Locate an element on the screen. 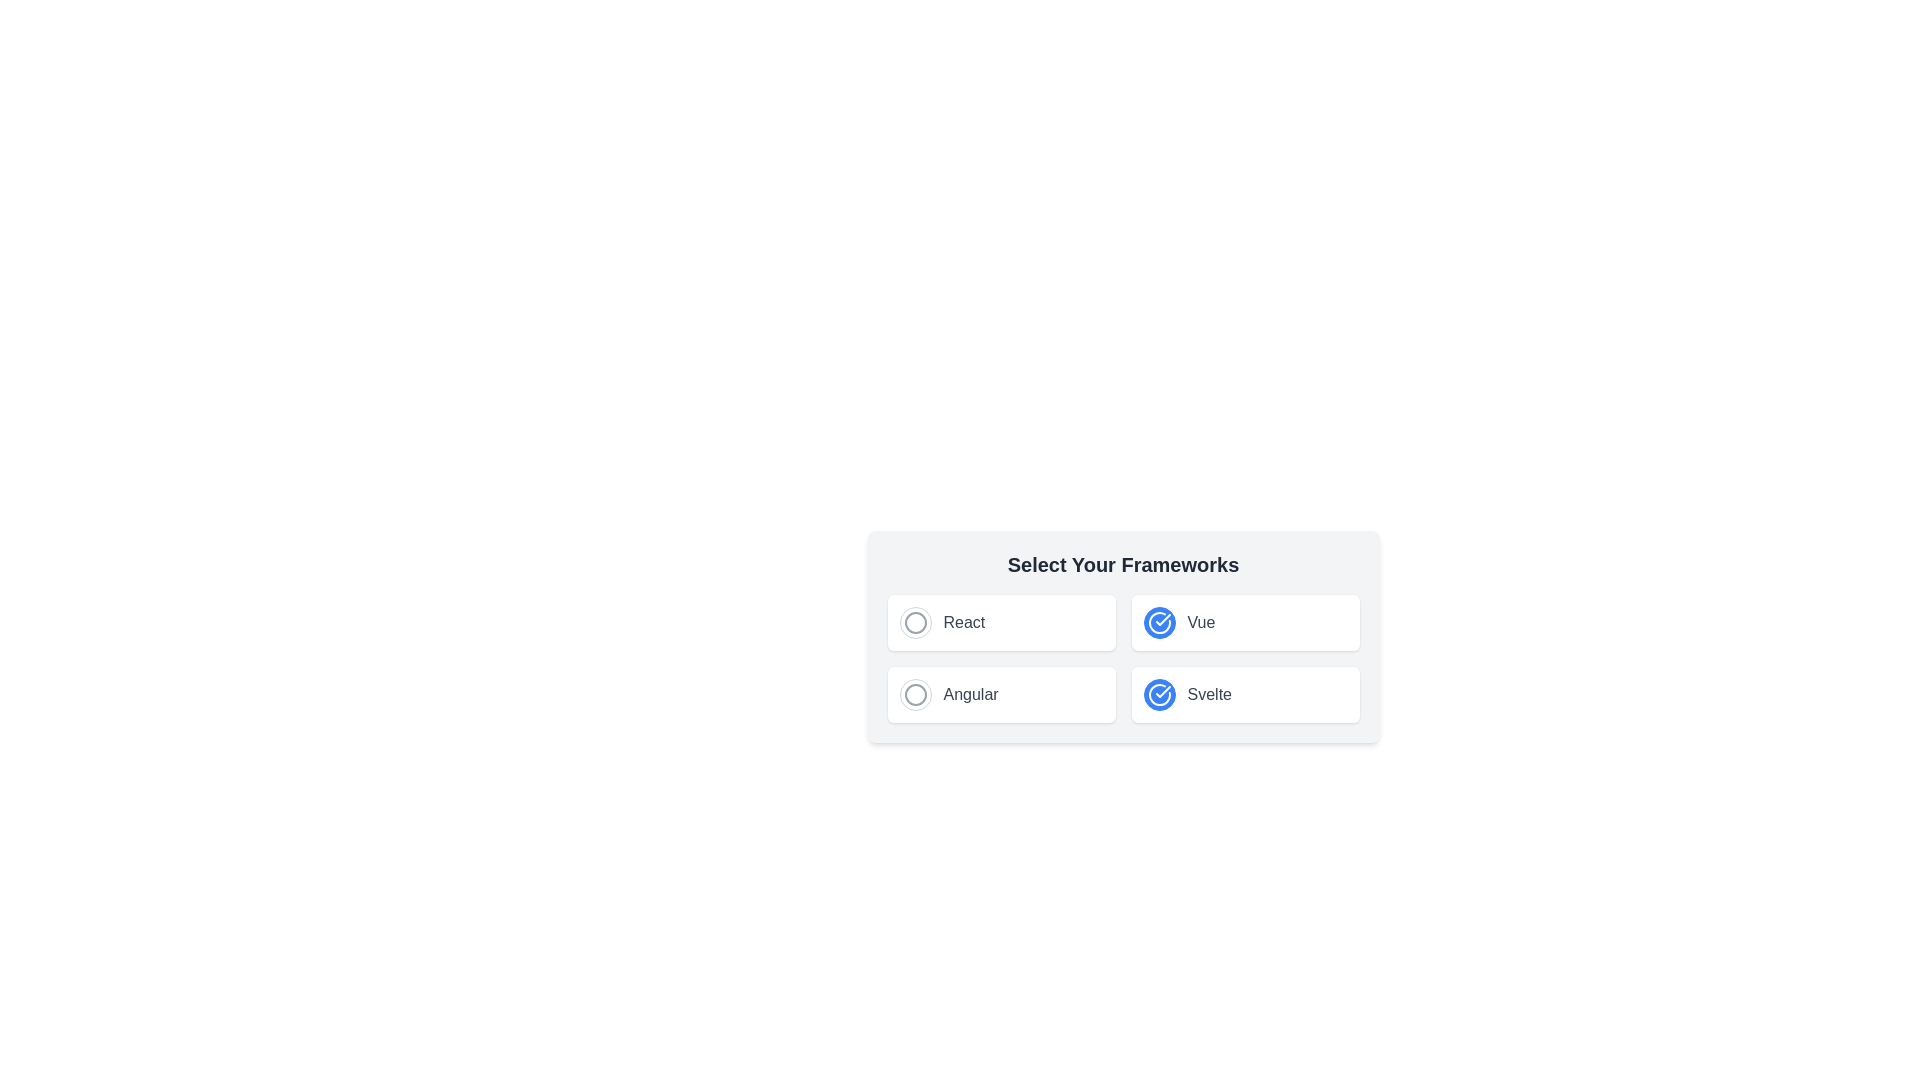 This screenshot has width=1920, height=1080. the circular icon with a checkmark inside, styled in white with a blue background is located at coordinates (1159, 693).